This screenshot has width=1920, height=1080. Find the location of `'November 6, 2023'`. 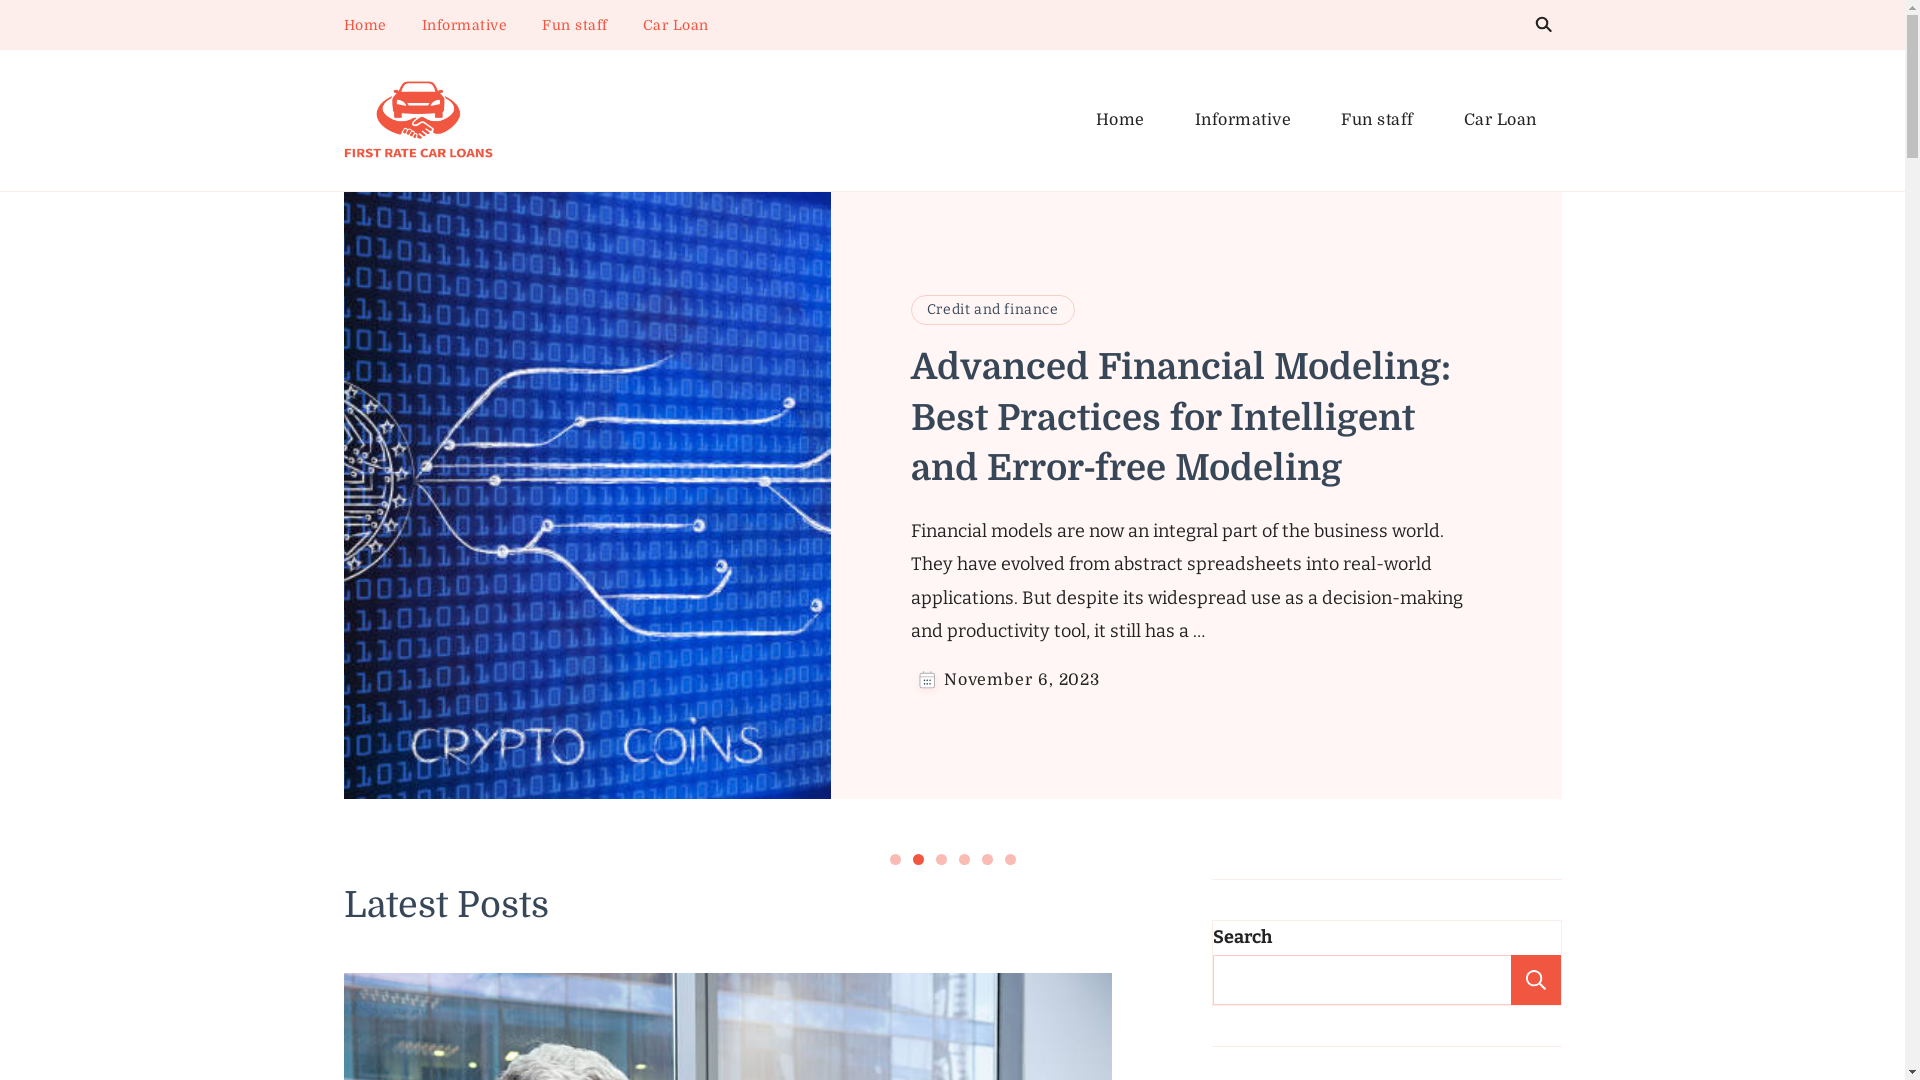

'November 6, 2023' is located at coordinates (1022, 678).